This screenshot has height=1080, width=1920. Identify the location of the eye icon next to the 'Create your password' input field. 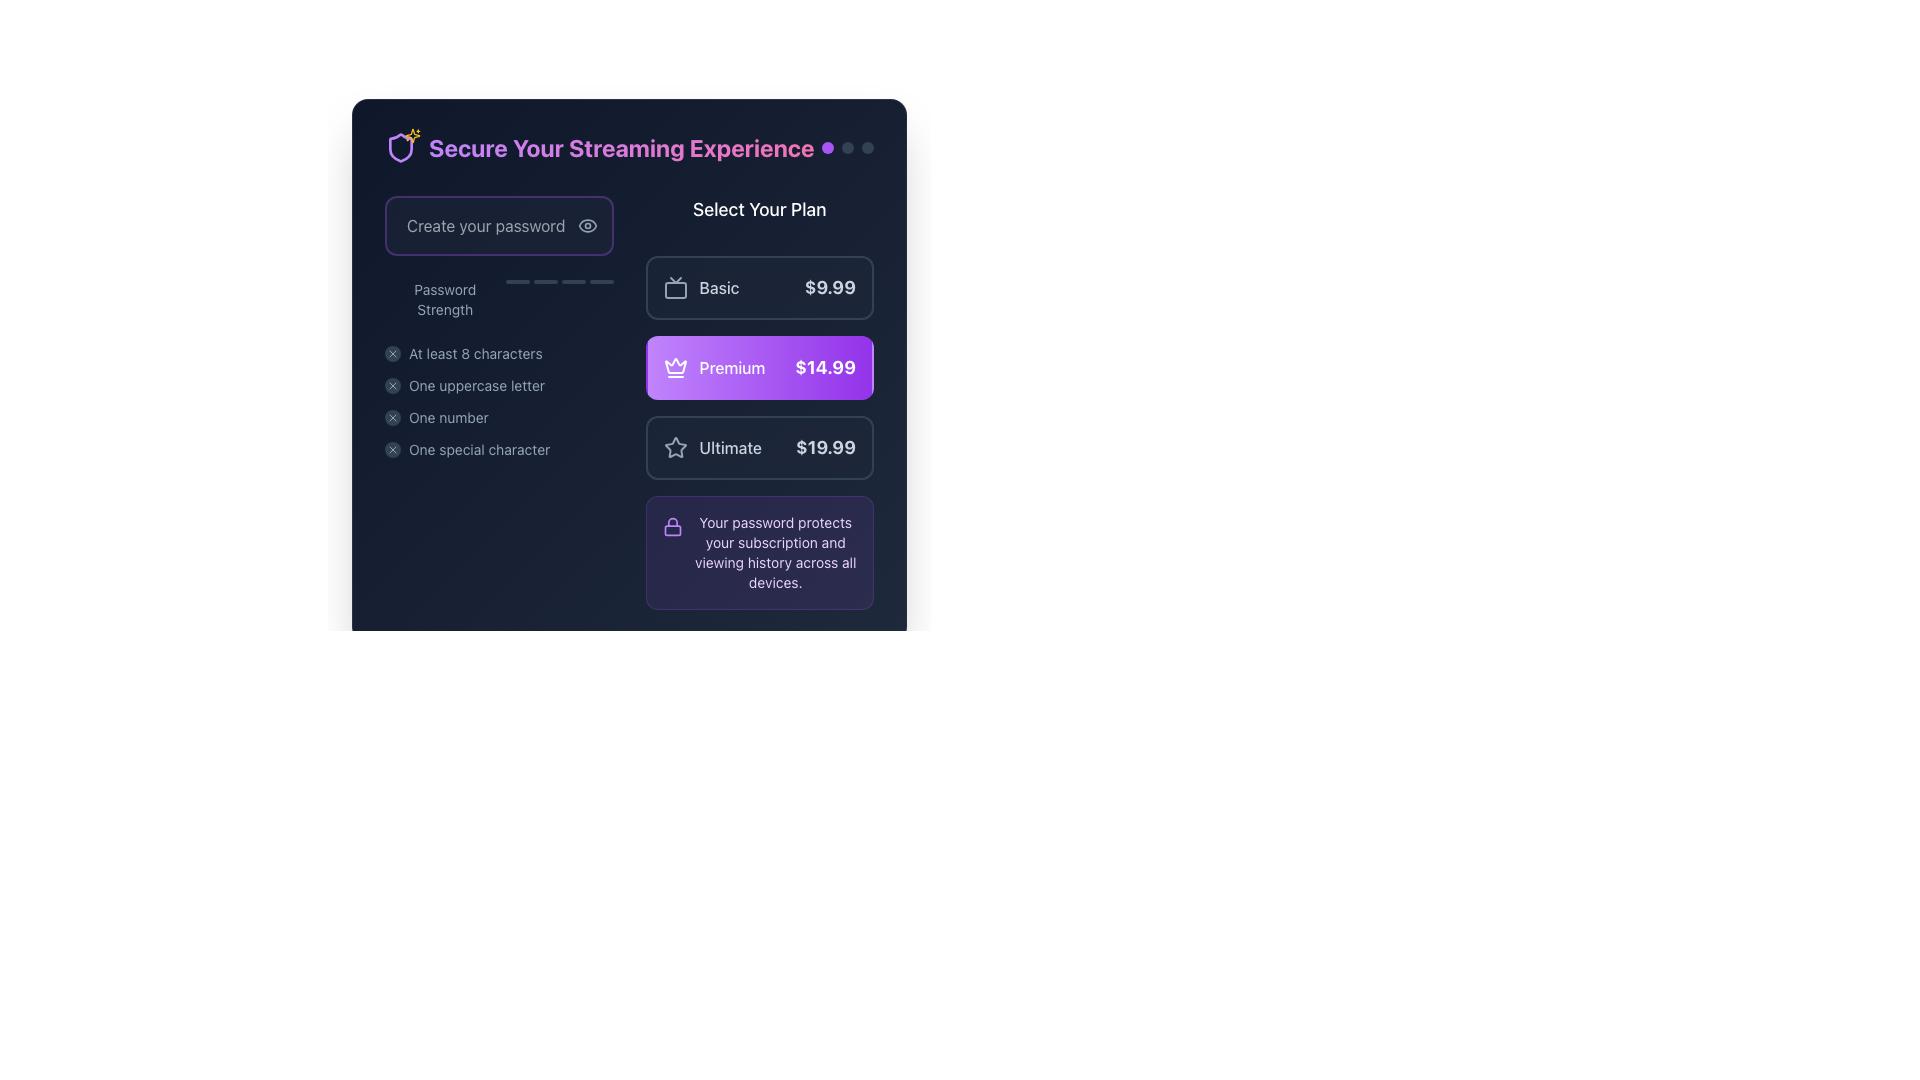
(499, 225).